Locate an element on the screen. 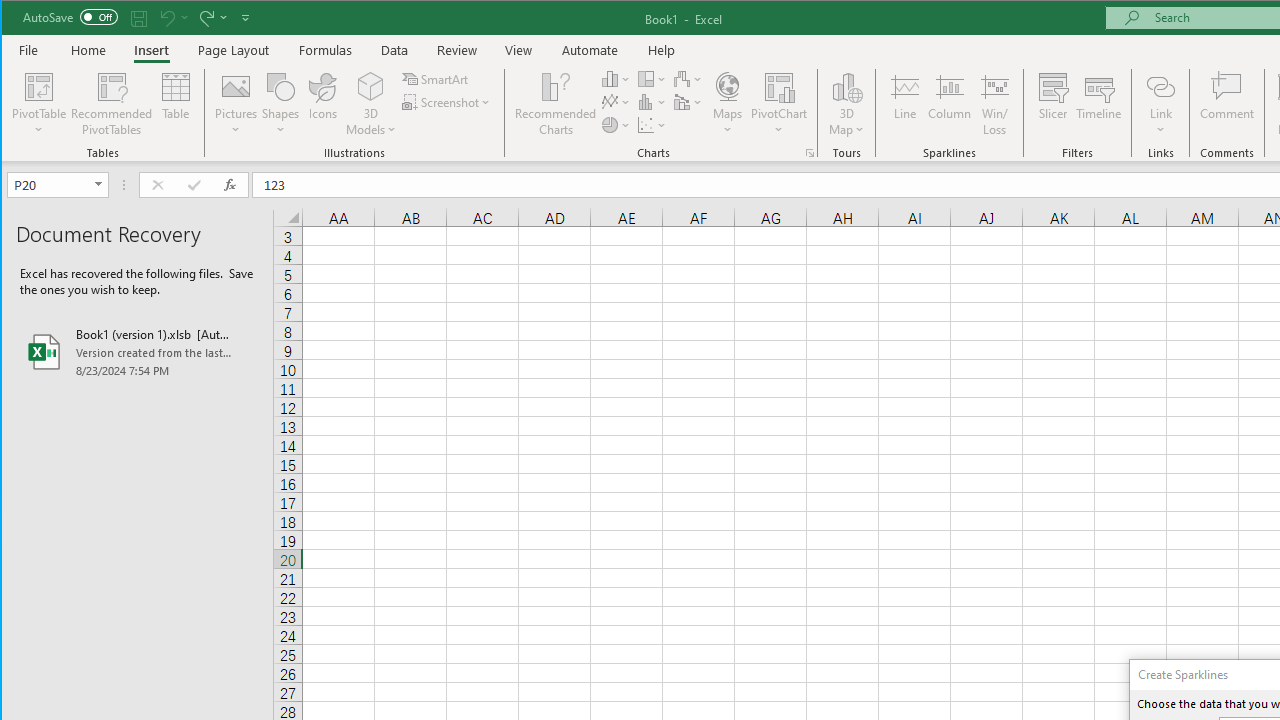 Image resolution: width=1280 pixels, height=720 pixels. 'PivotChart' is located at coordinates (778, 85).